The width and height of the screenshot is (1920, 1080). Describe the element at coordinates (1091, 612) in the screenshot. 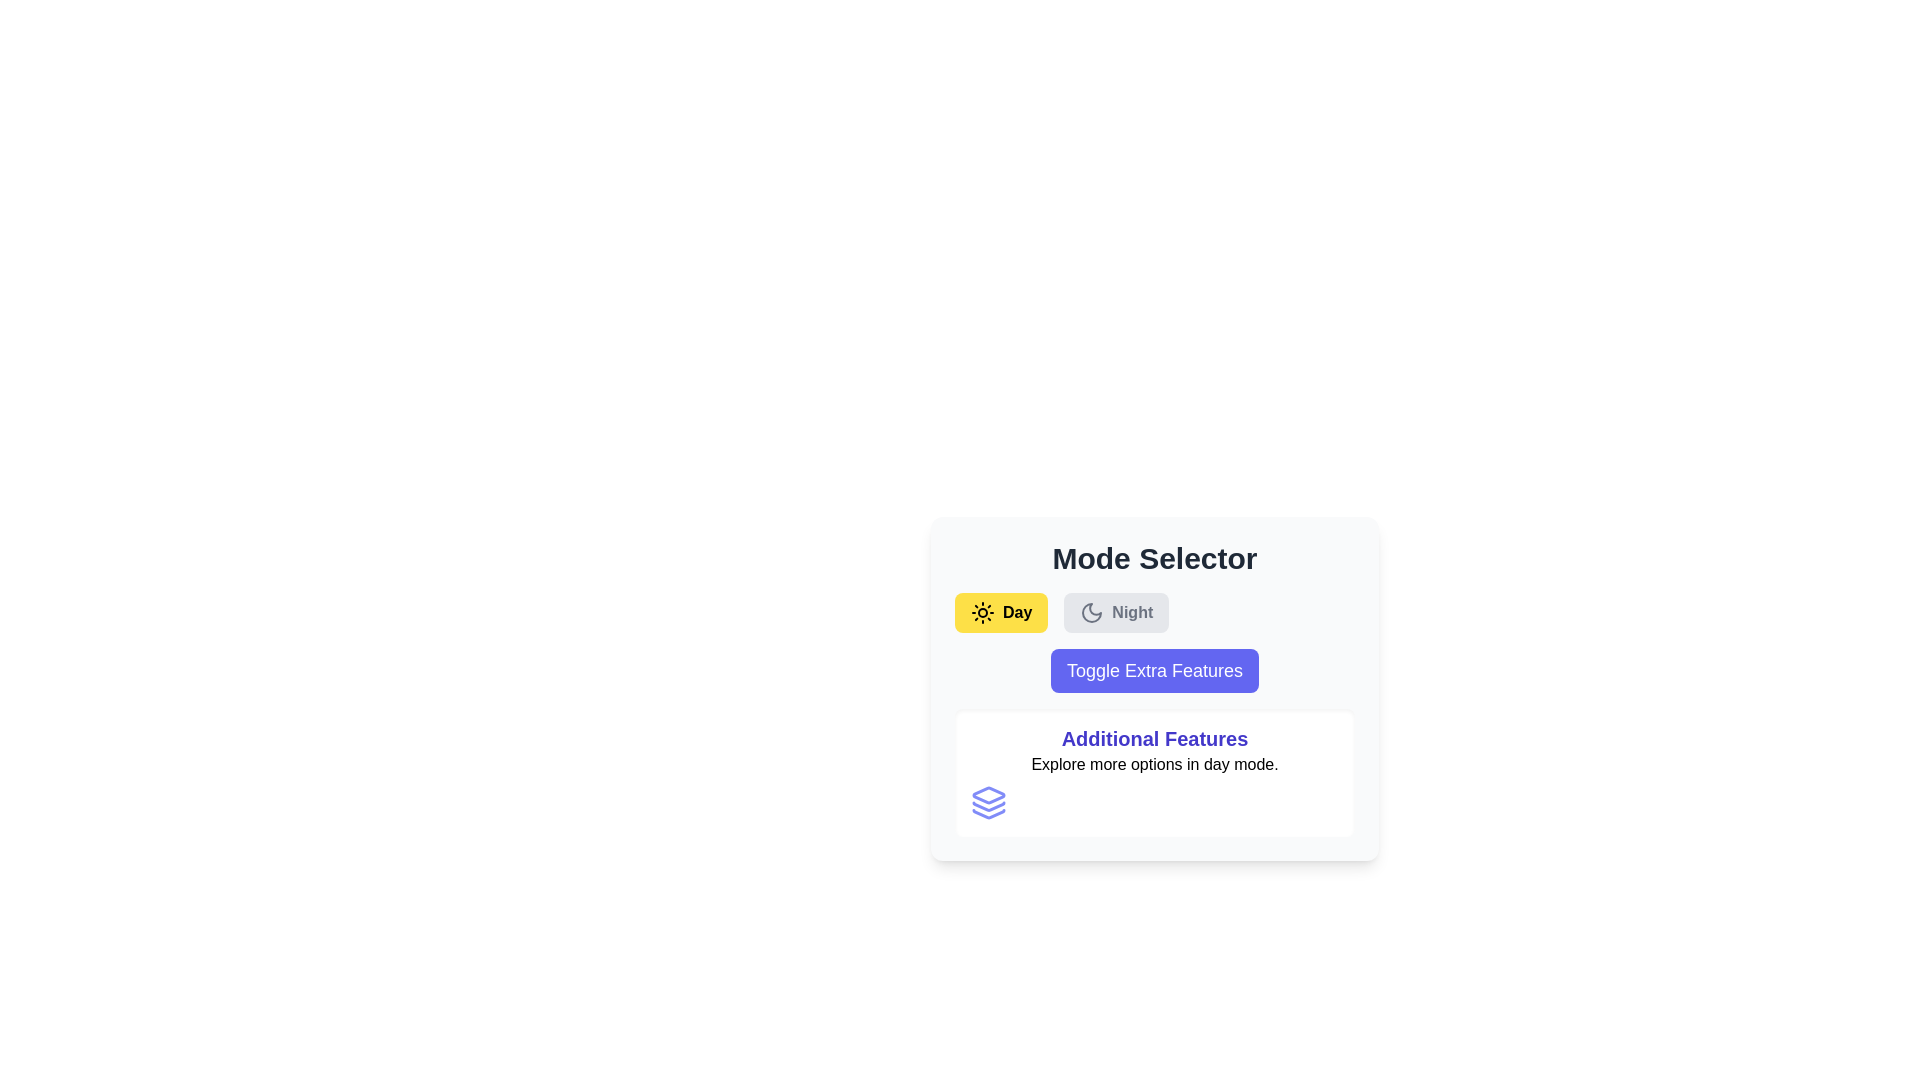

I see `the crescent moon icon outlined in gray, located next to the 'Night' label` at that location.